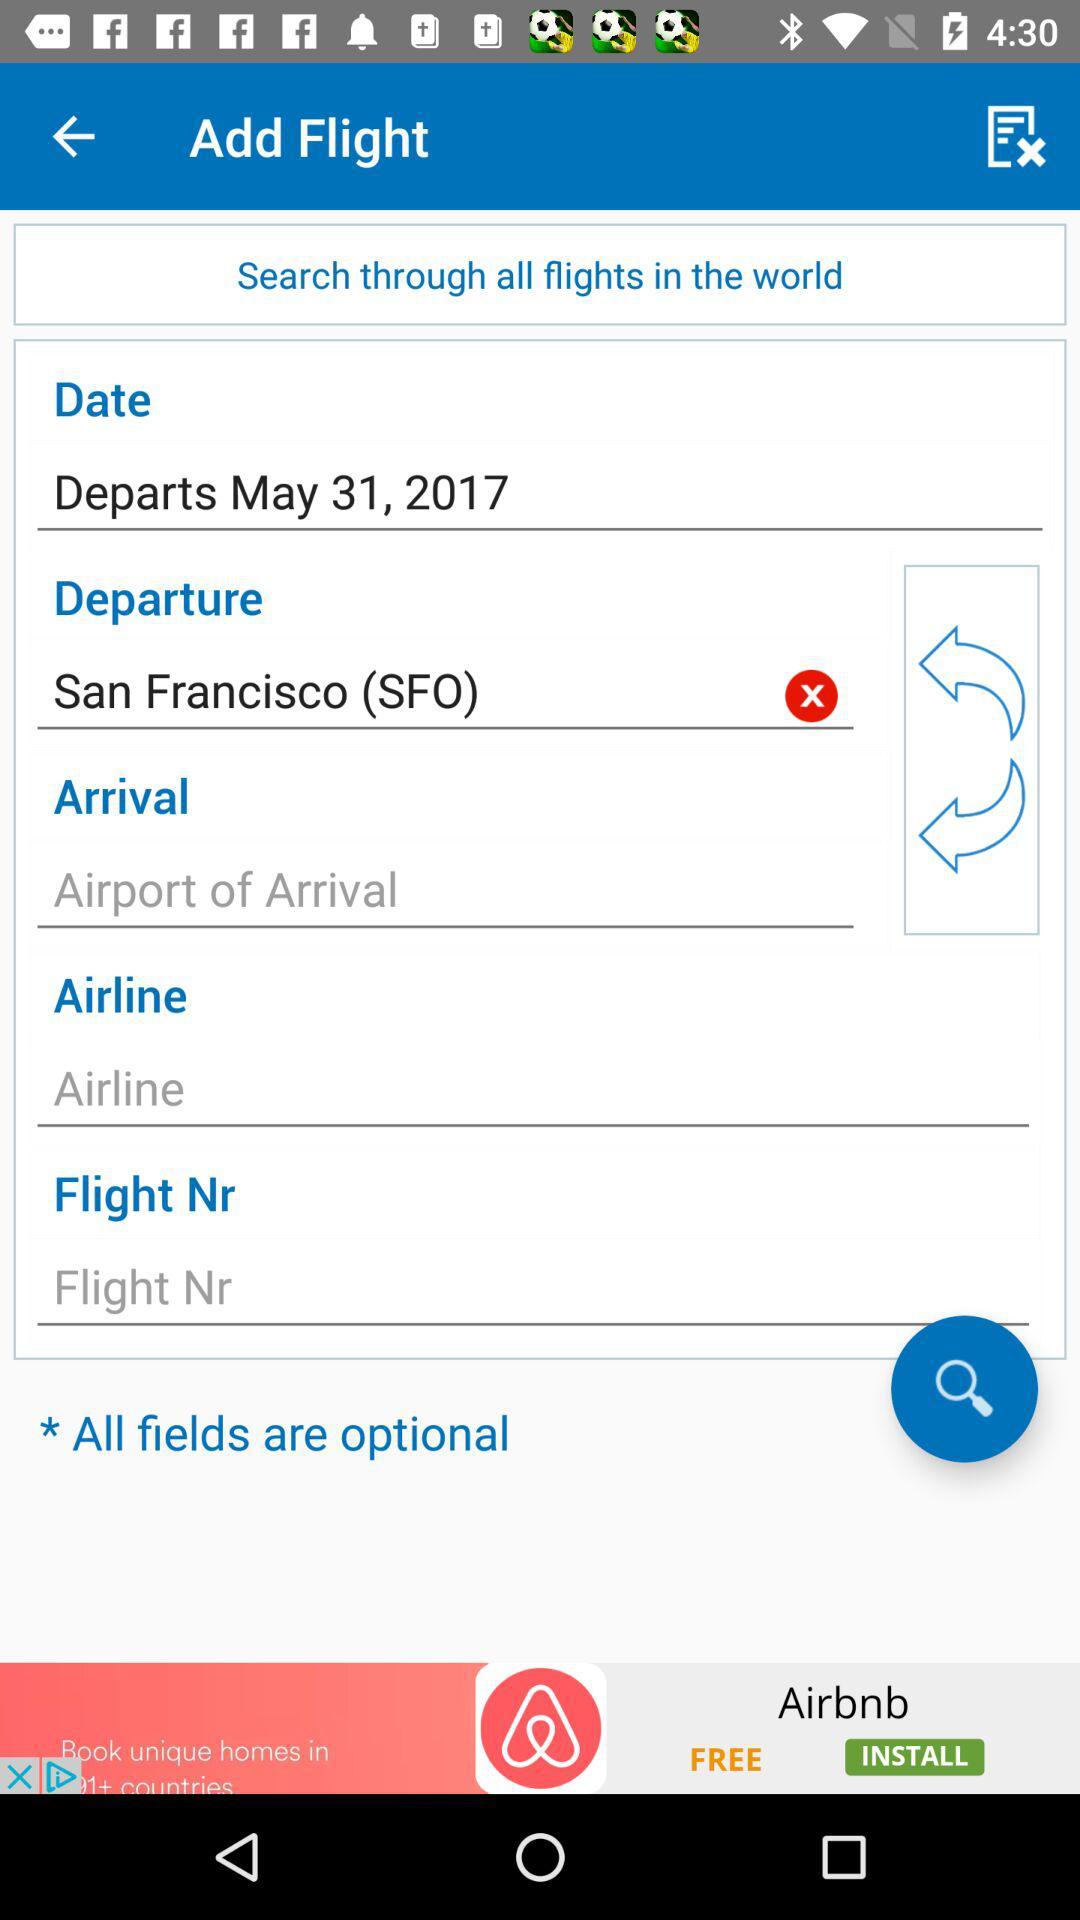 The image size is (1080, 1920). Describe the element at coordinates (444, 893) in the screenshot. I see `airport of arrival` at that location.